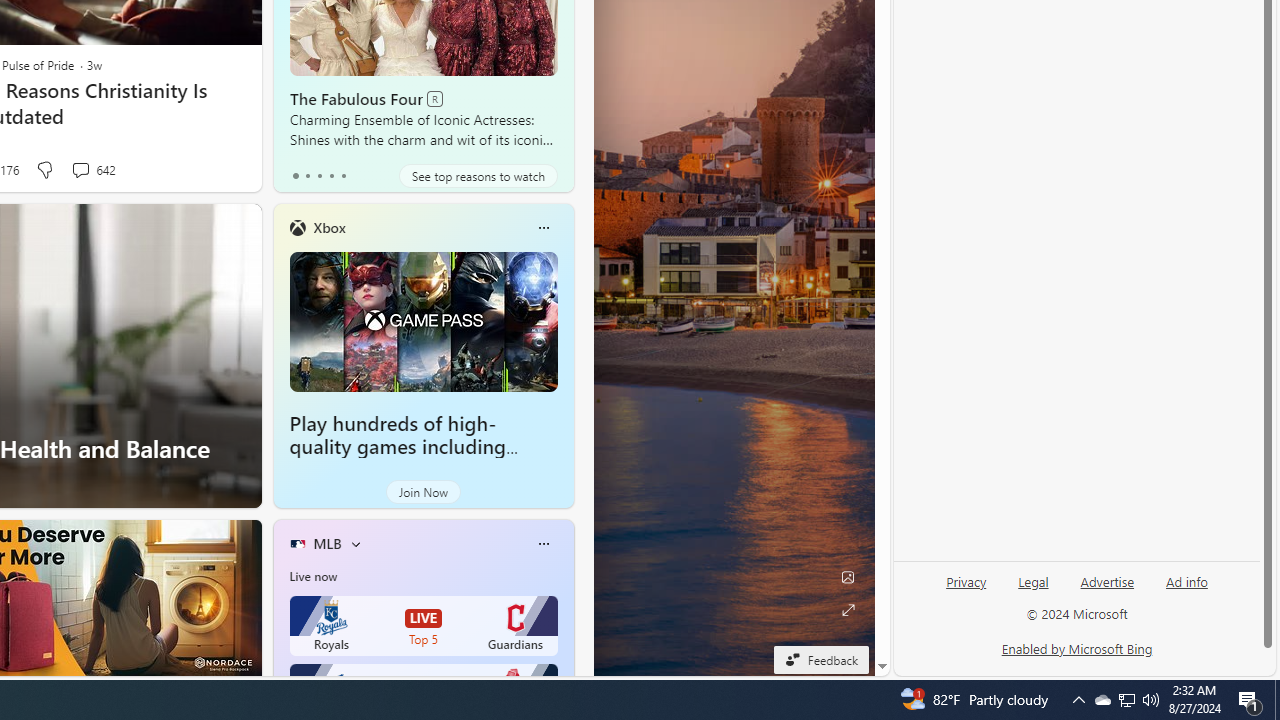 Image resolution: width=1280 pixels, height=720 pixels. I want to click on 'tab-1', so click(306, 175).